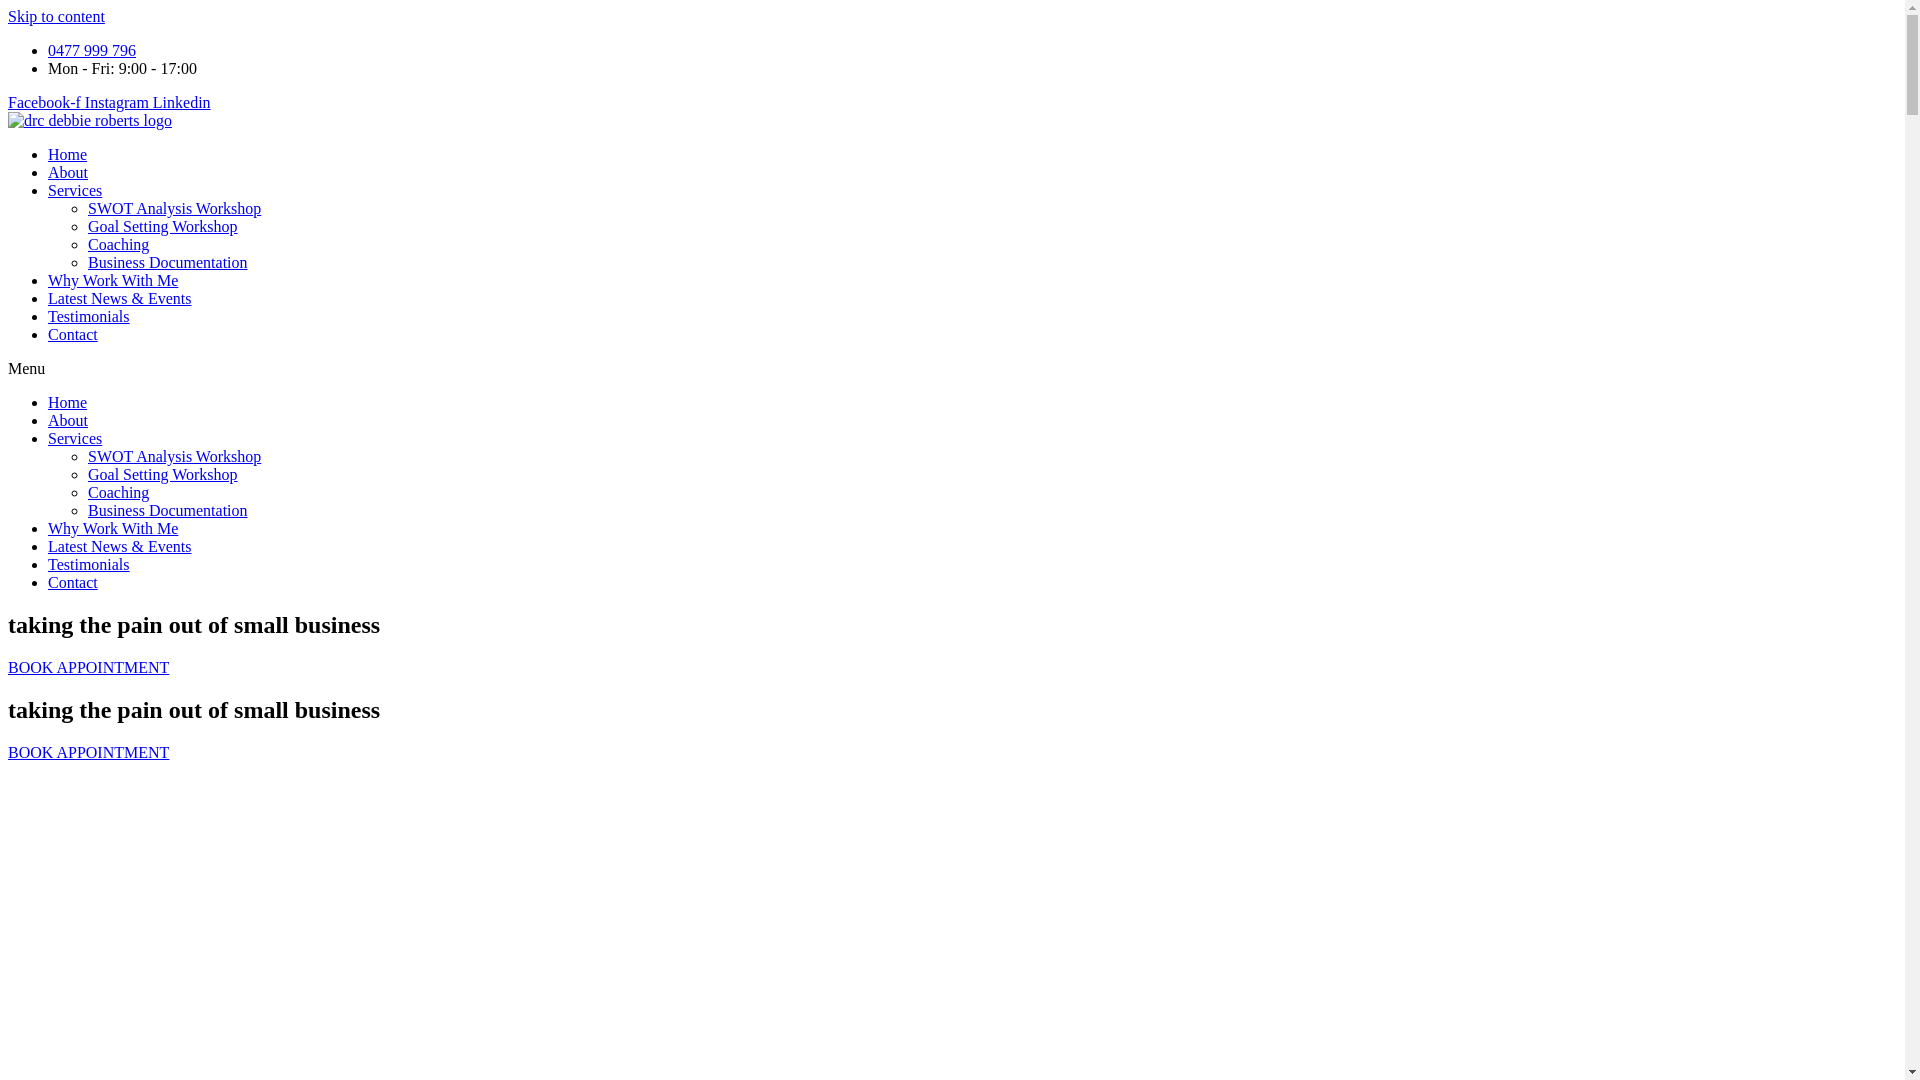 The image size is (1920, 1080). What do you see at coordinates (174, 456) in the screenshot?
I see `'SWOT Analysis Workshop'` at bounding box center [174, 456].